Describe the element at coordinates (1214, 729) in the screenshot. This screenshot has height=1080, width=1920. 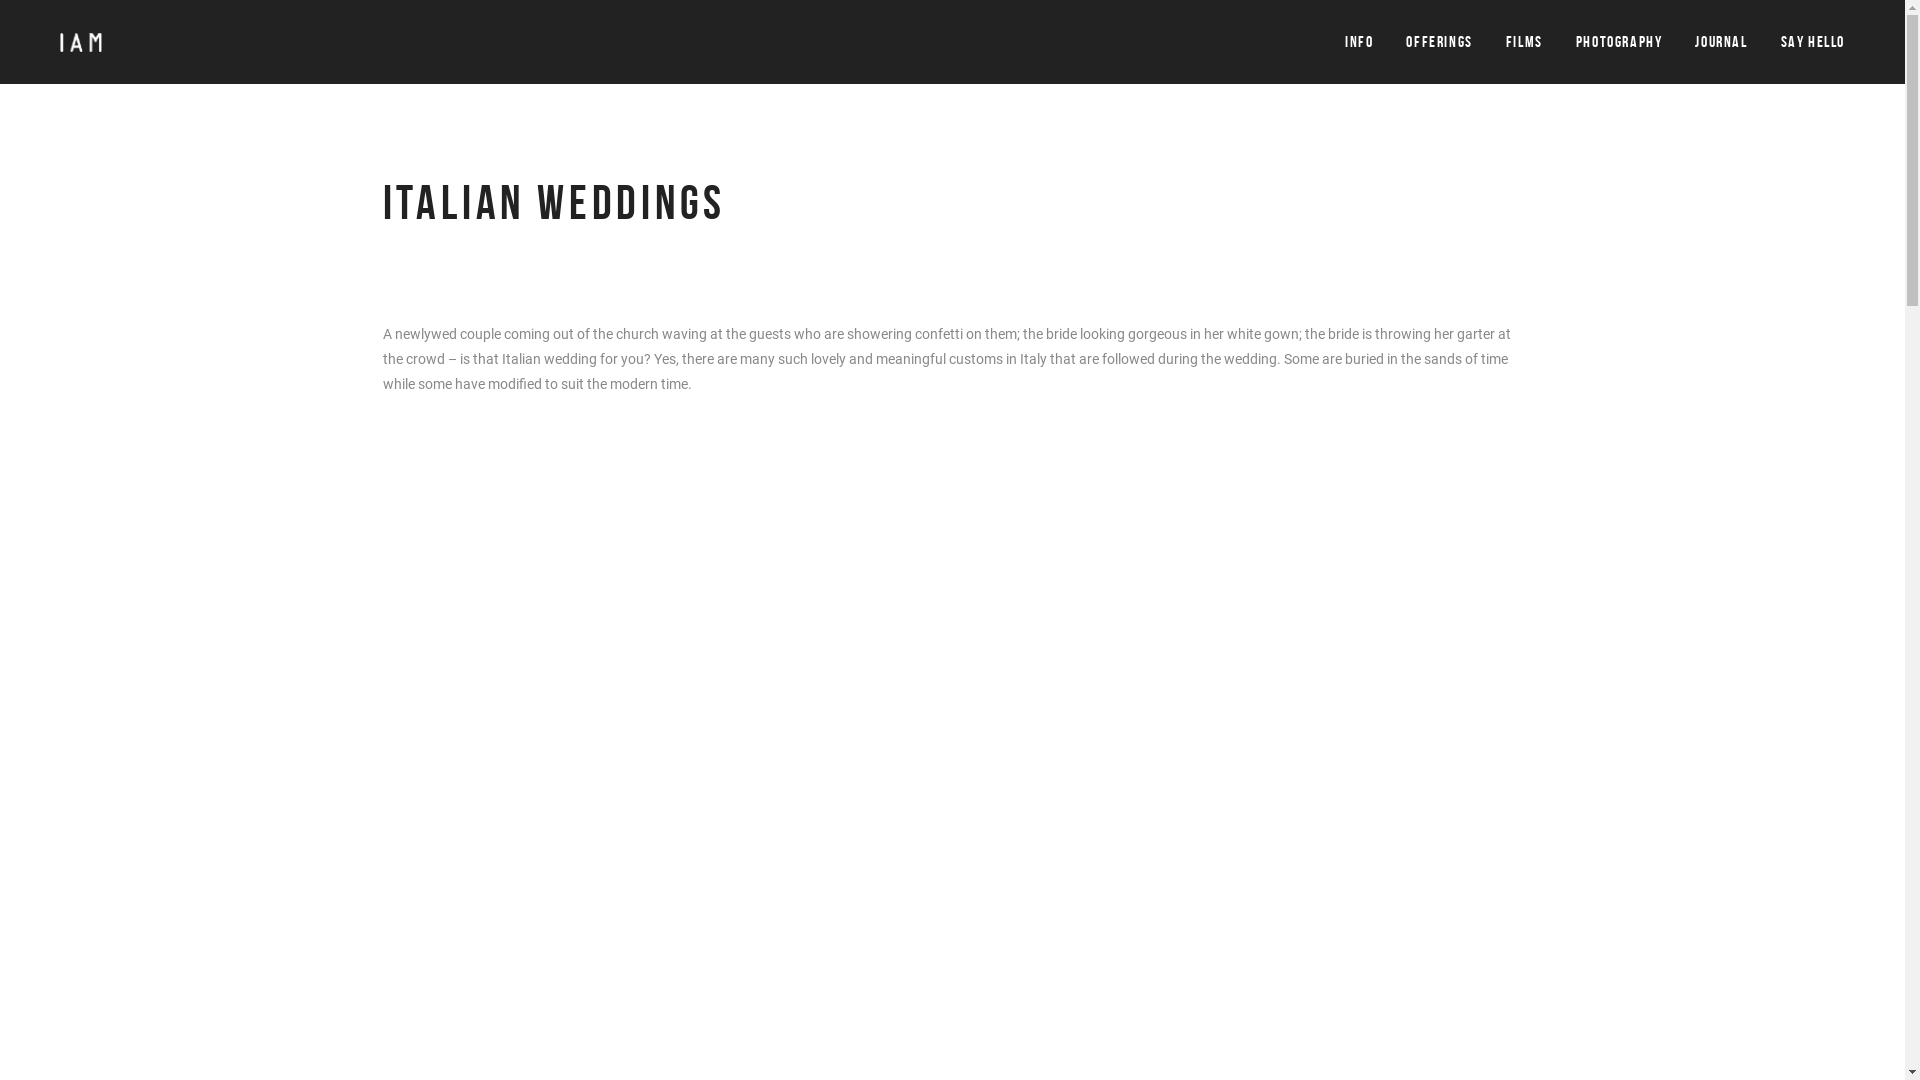
I see `'Pre Wedding Film'` at that location.